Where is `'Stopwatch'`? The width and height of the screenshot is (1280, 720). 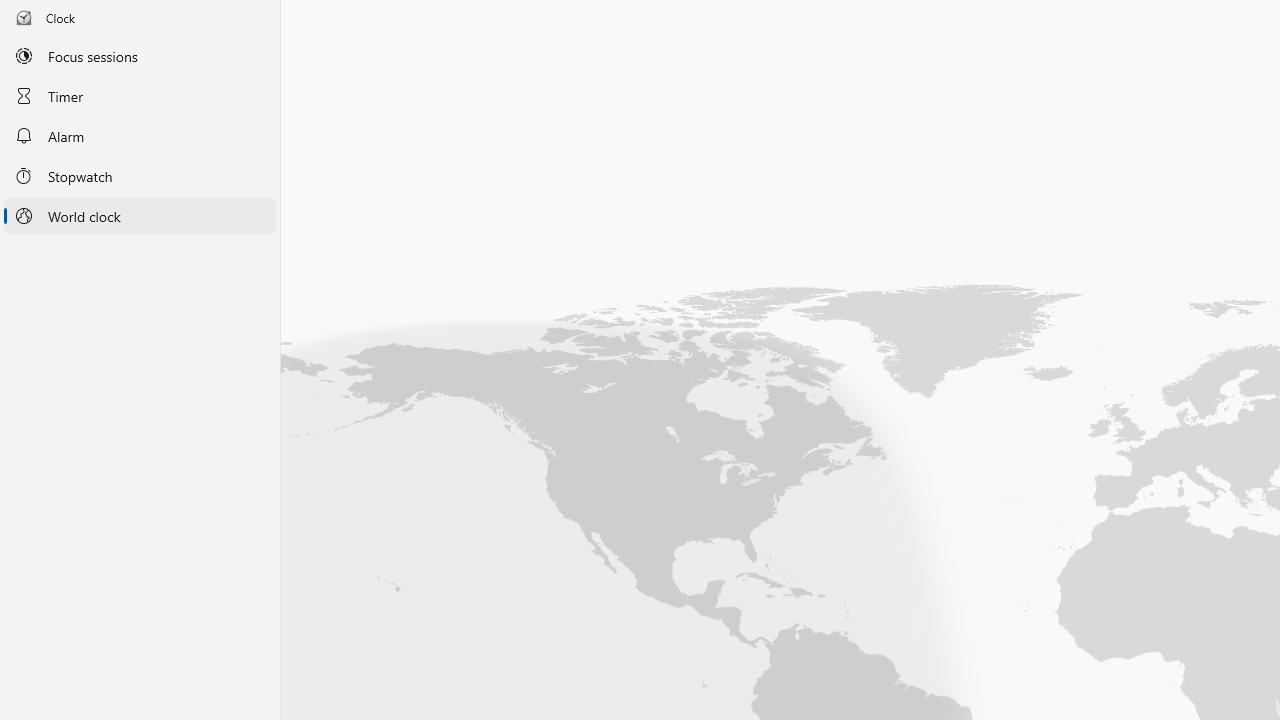 'Stopwatch' is located at coordinates (139, 174).